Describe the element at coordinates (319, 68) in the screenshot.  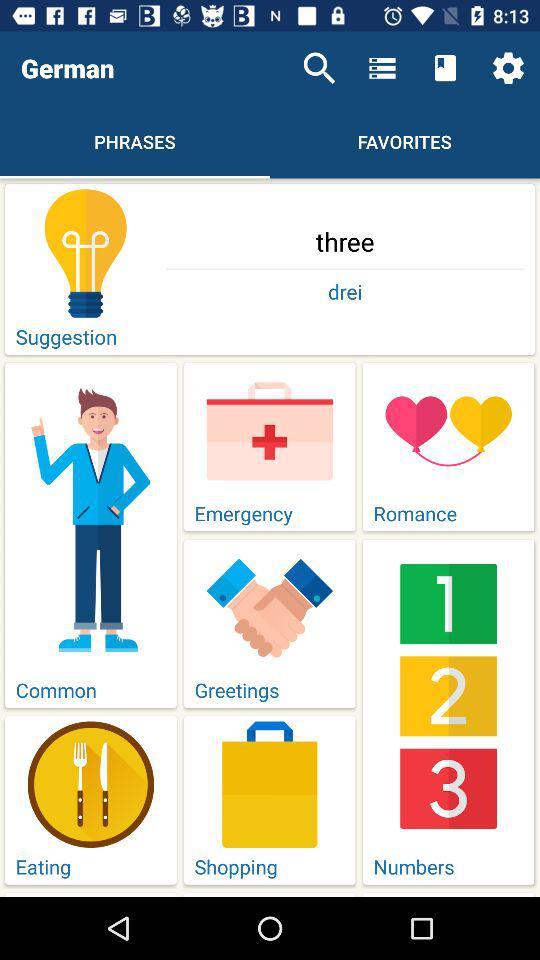
I see `icon above the three icon` at that location.